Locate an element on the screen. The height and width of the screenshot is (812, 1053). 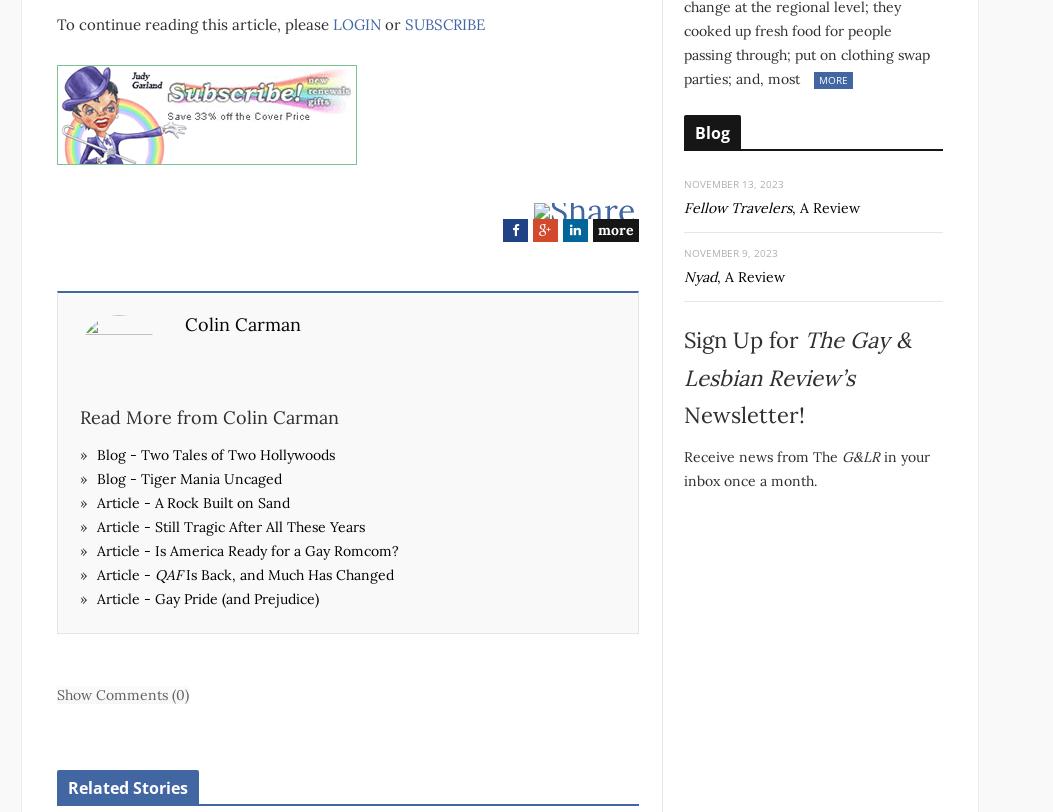
'Read More from Colin Carman' is located at coordinates (209, 416).